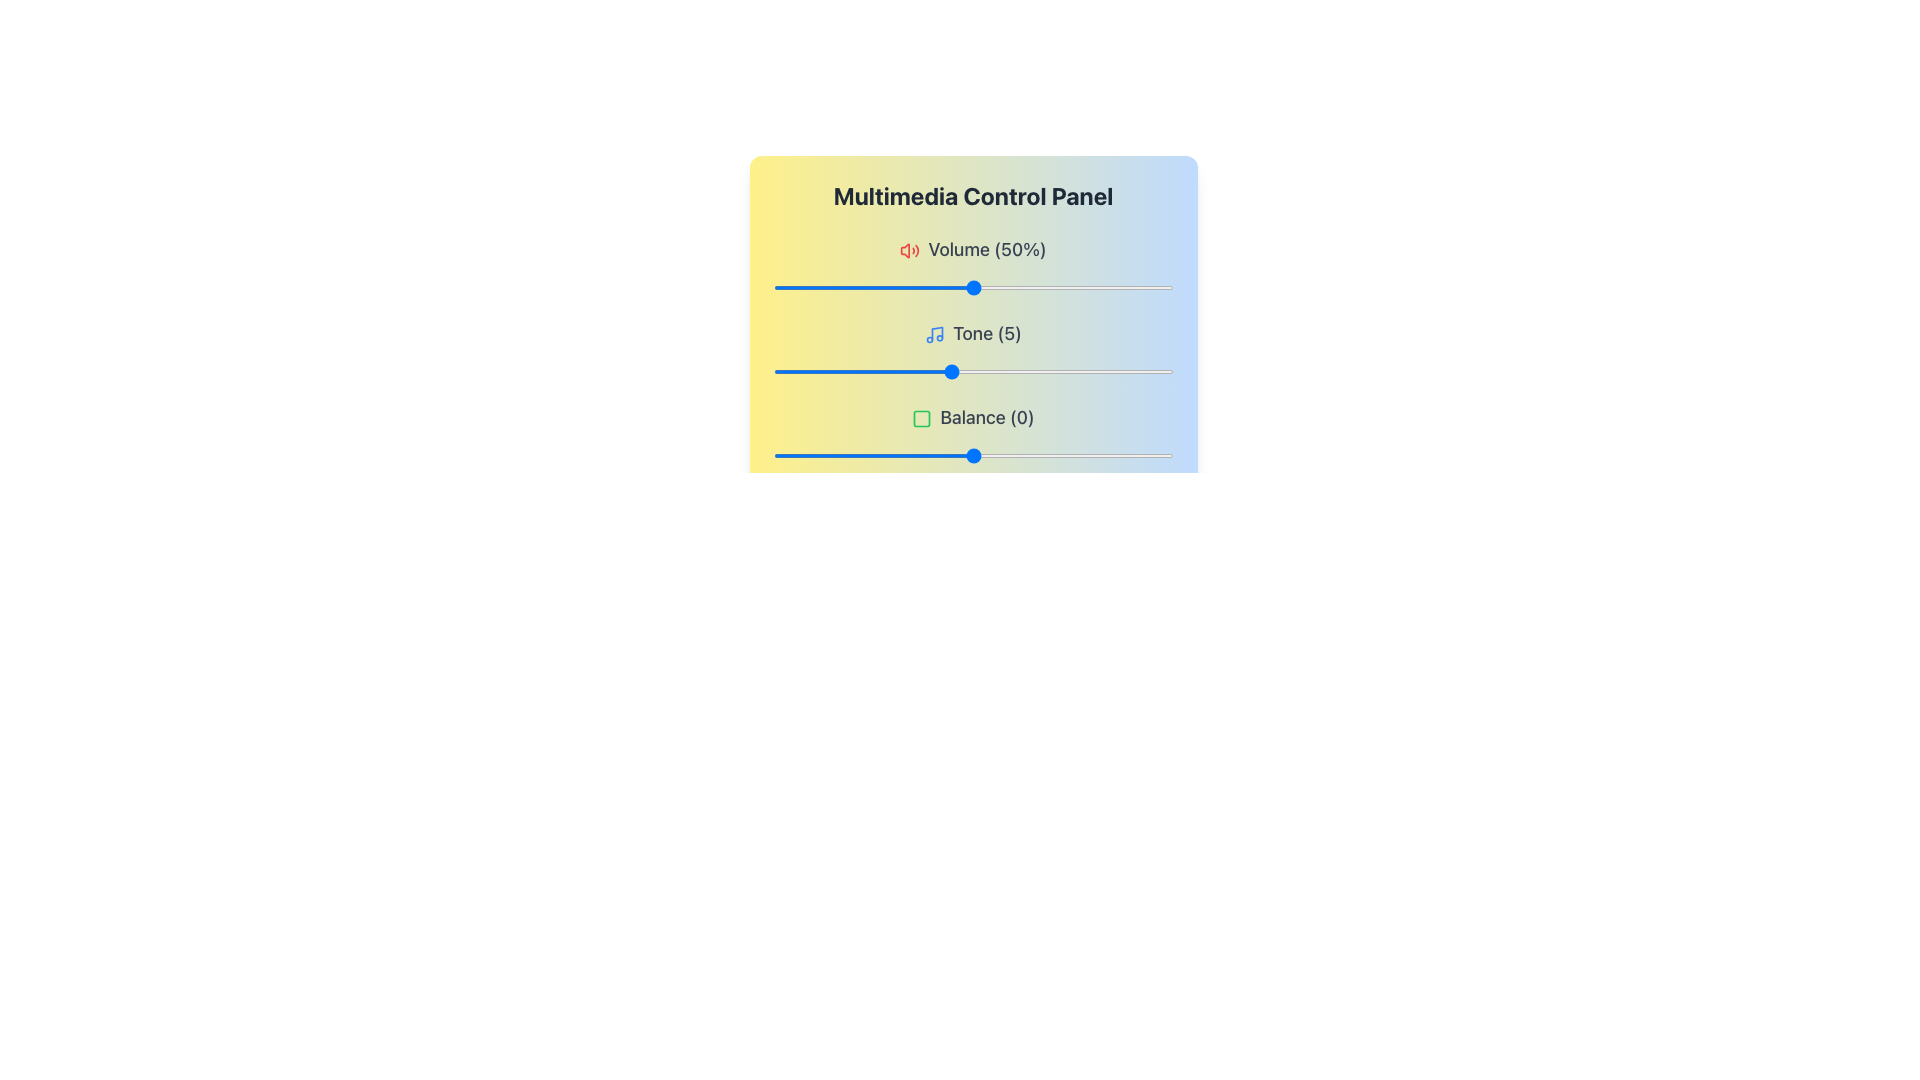  What do you see at coordinates (944, 455) in the screenshot?
I see `the balance` at bounding box center [944, 455].